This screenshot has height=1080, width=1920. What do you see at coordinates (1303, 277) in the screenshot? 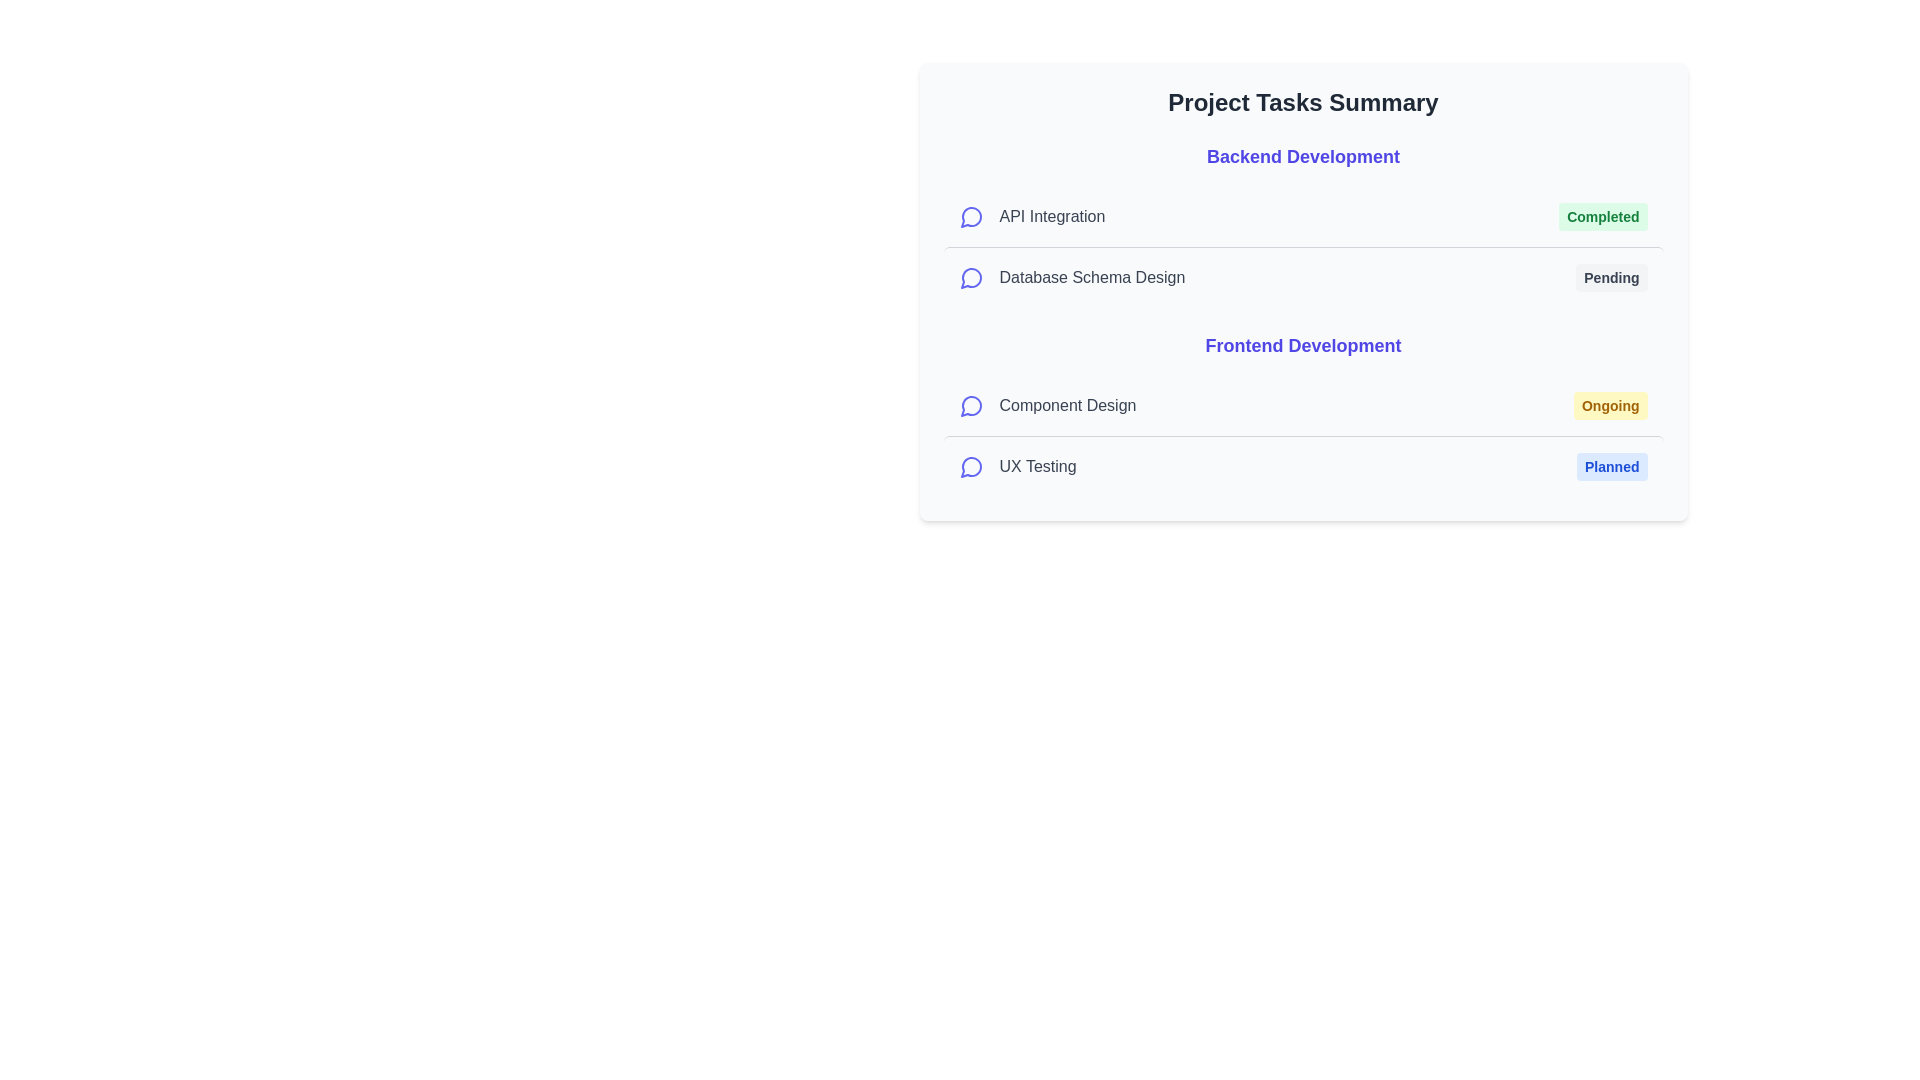
I see `the status indicator of the List item labeled 'Database Schema Design' which shows 'Pending' on the right side` at bounding box center [1303, 277].